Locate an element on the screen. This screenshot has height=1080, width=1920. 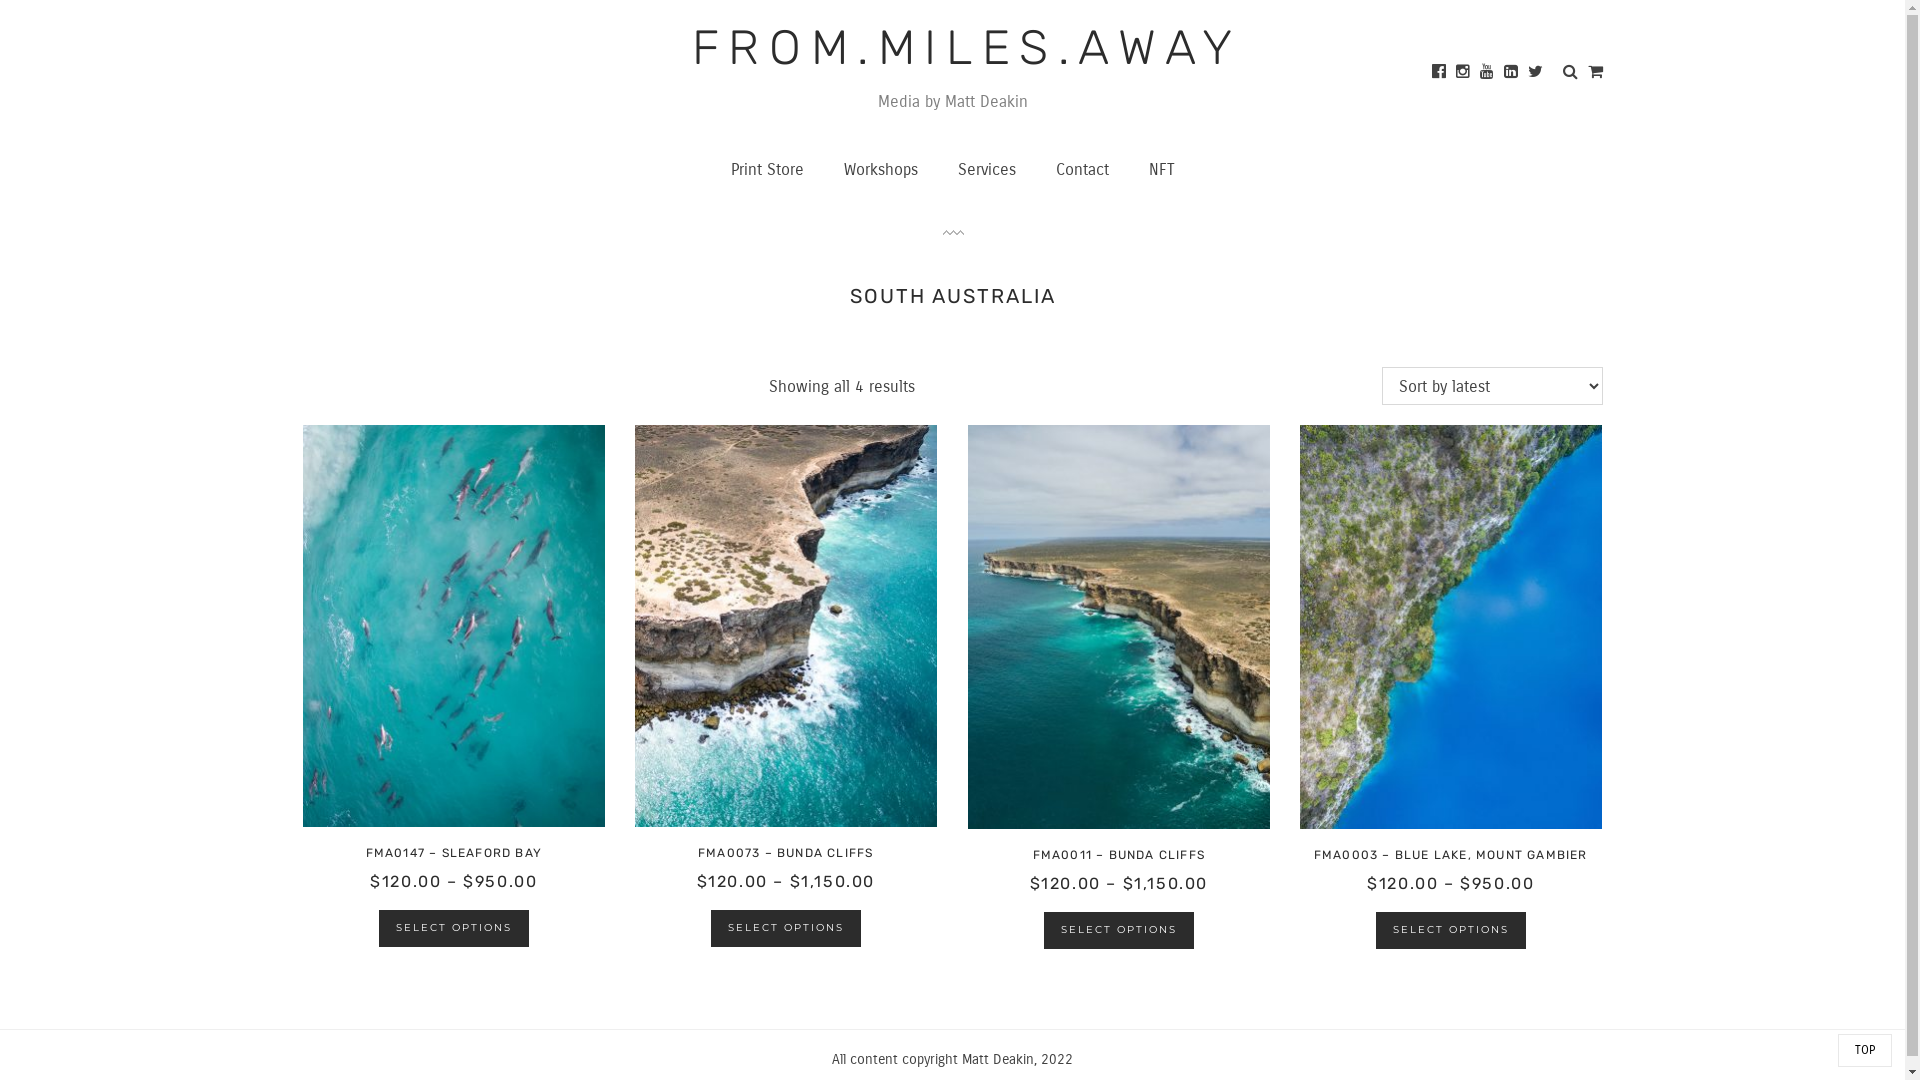
'Workshops' is located at coordinates (880, 168).